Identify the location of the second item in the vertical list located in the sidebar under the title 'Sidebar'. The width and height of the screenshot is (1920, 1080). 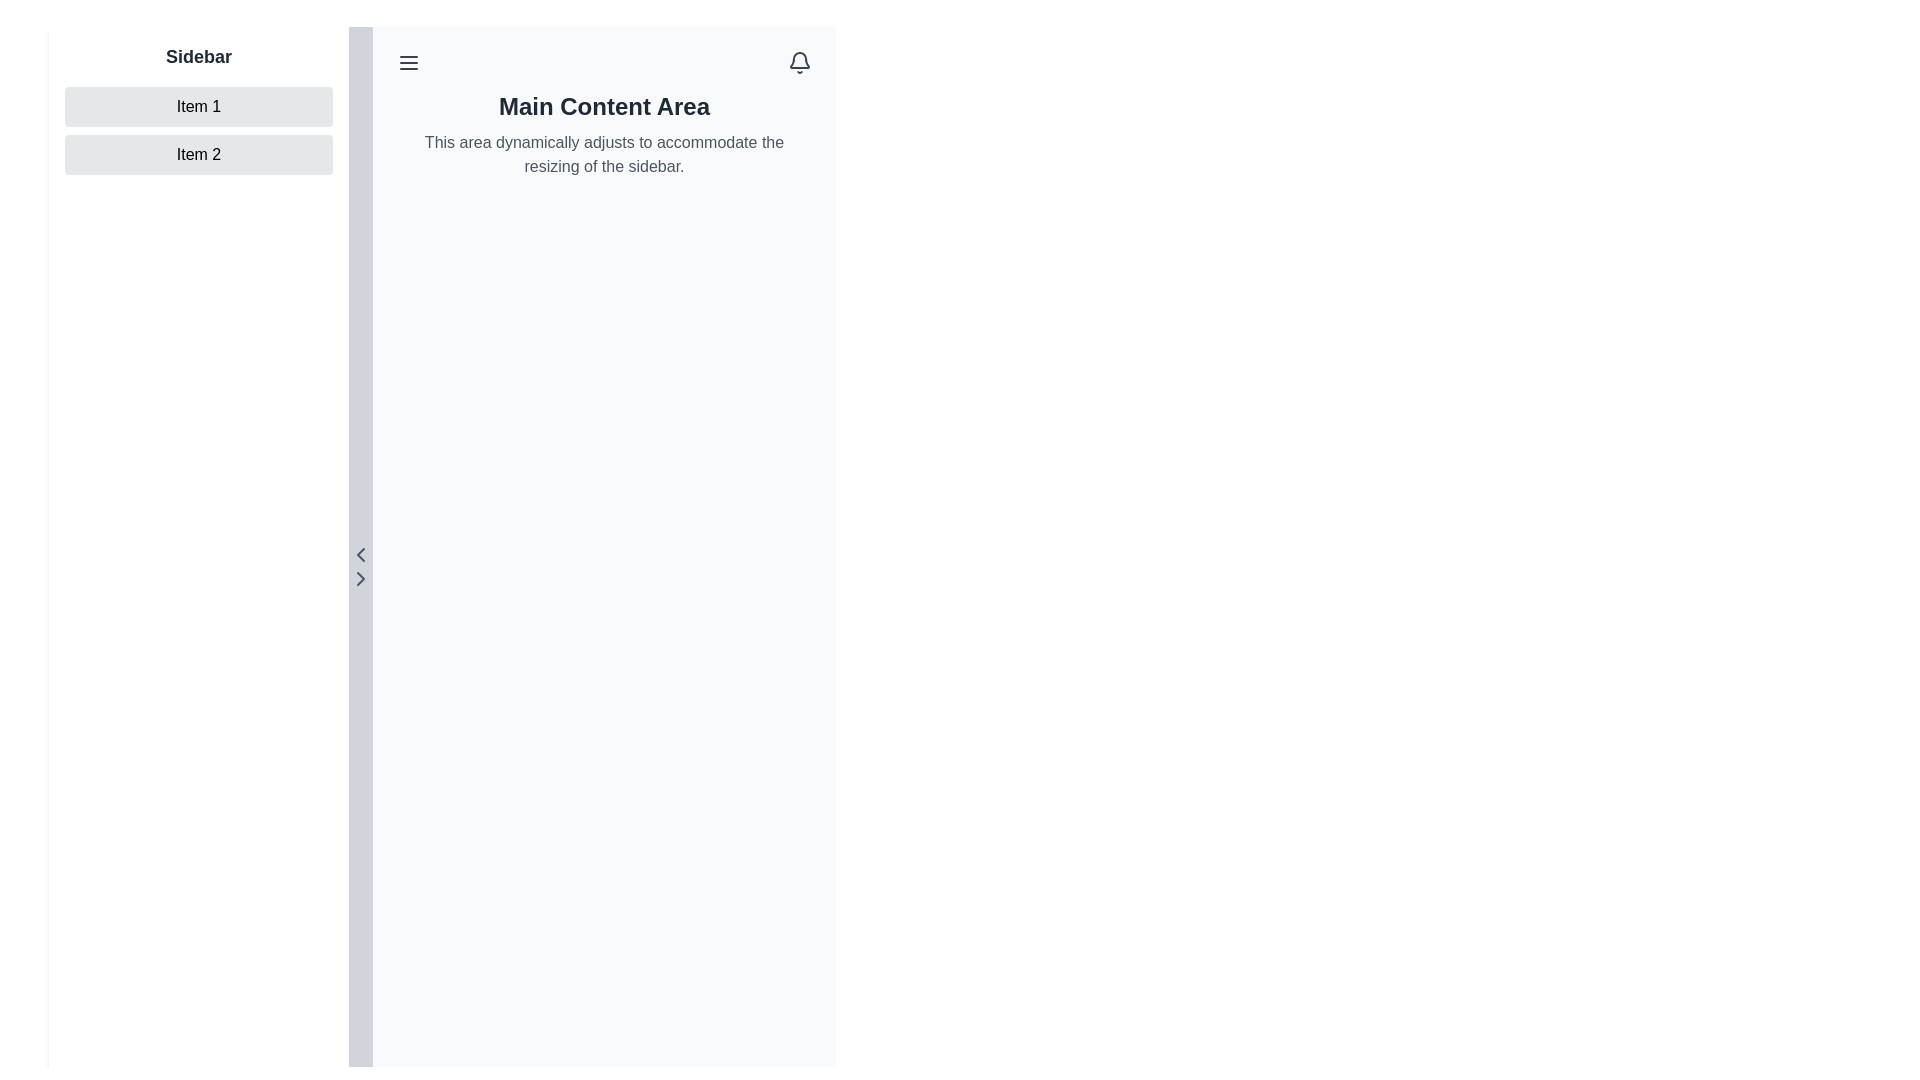
(198, 131).